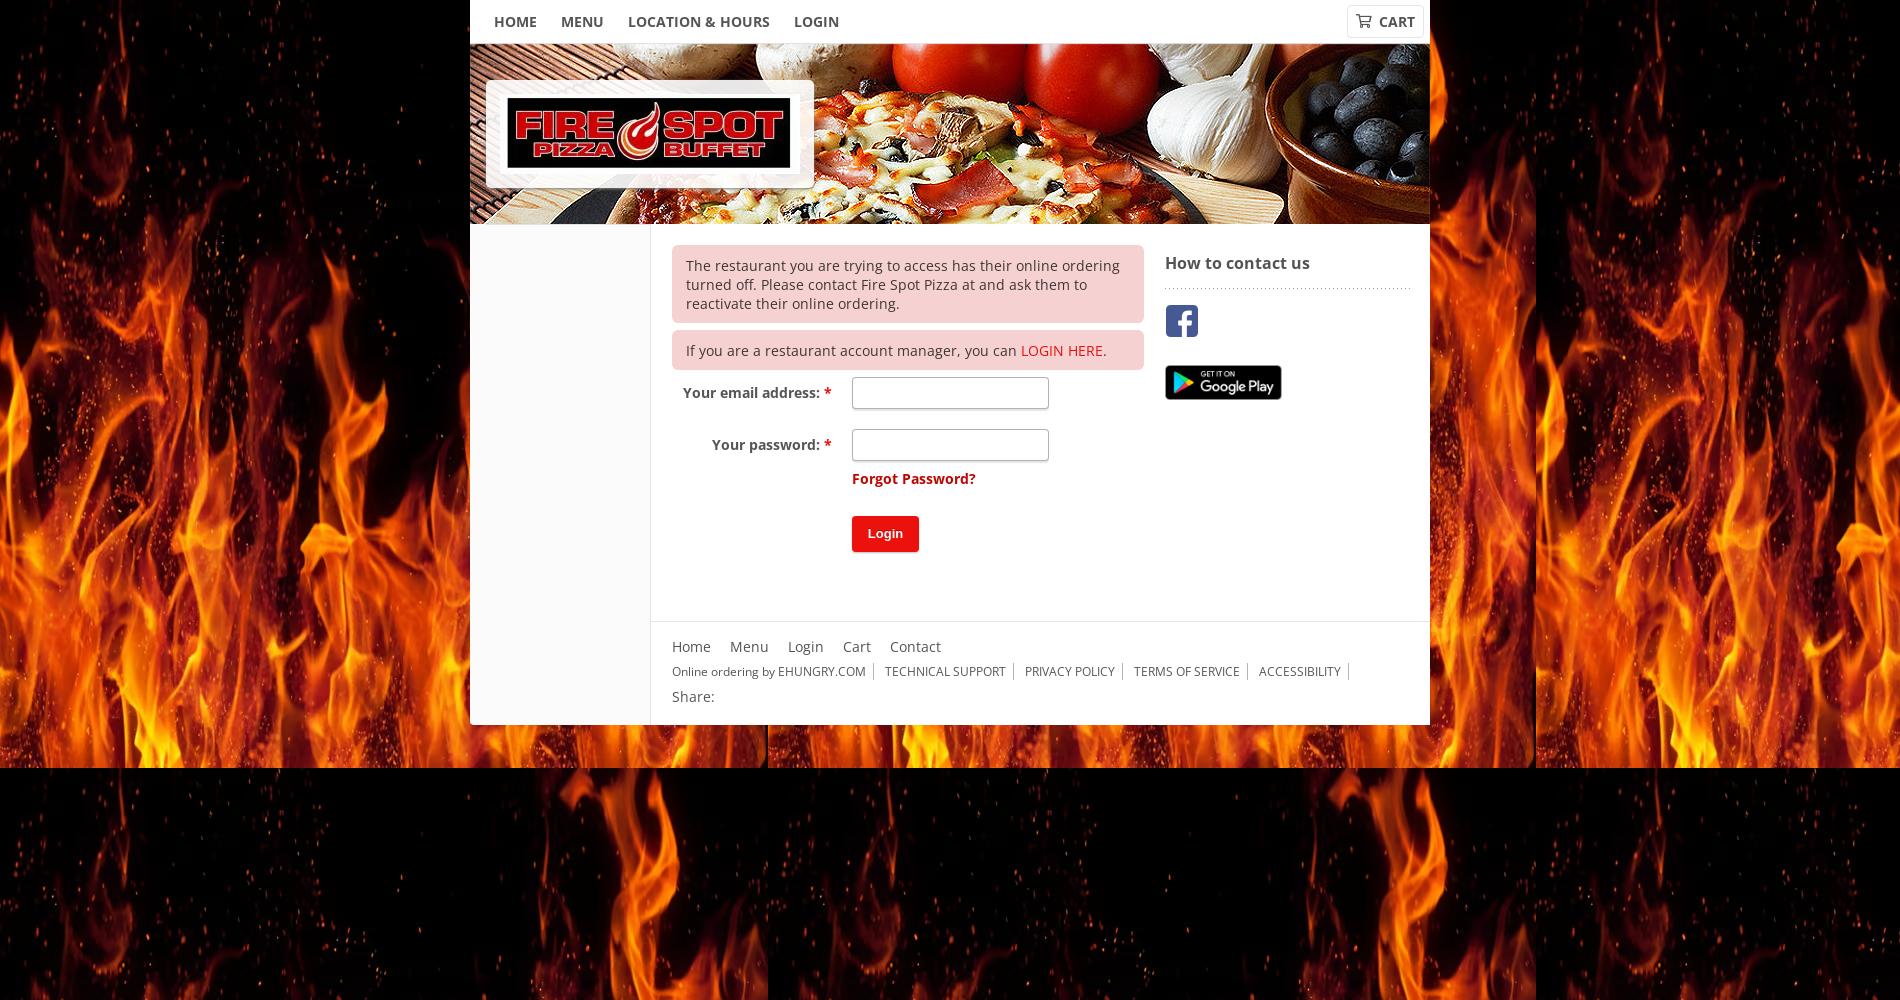 The width and height of the screenshot is (1900, 1000). Describe the element at coordinates (699, 21) in the screenshot. I see `'Location & Hours'` at that location.